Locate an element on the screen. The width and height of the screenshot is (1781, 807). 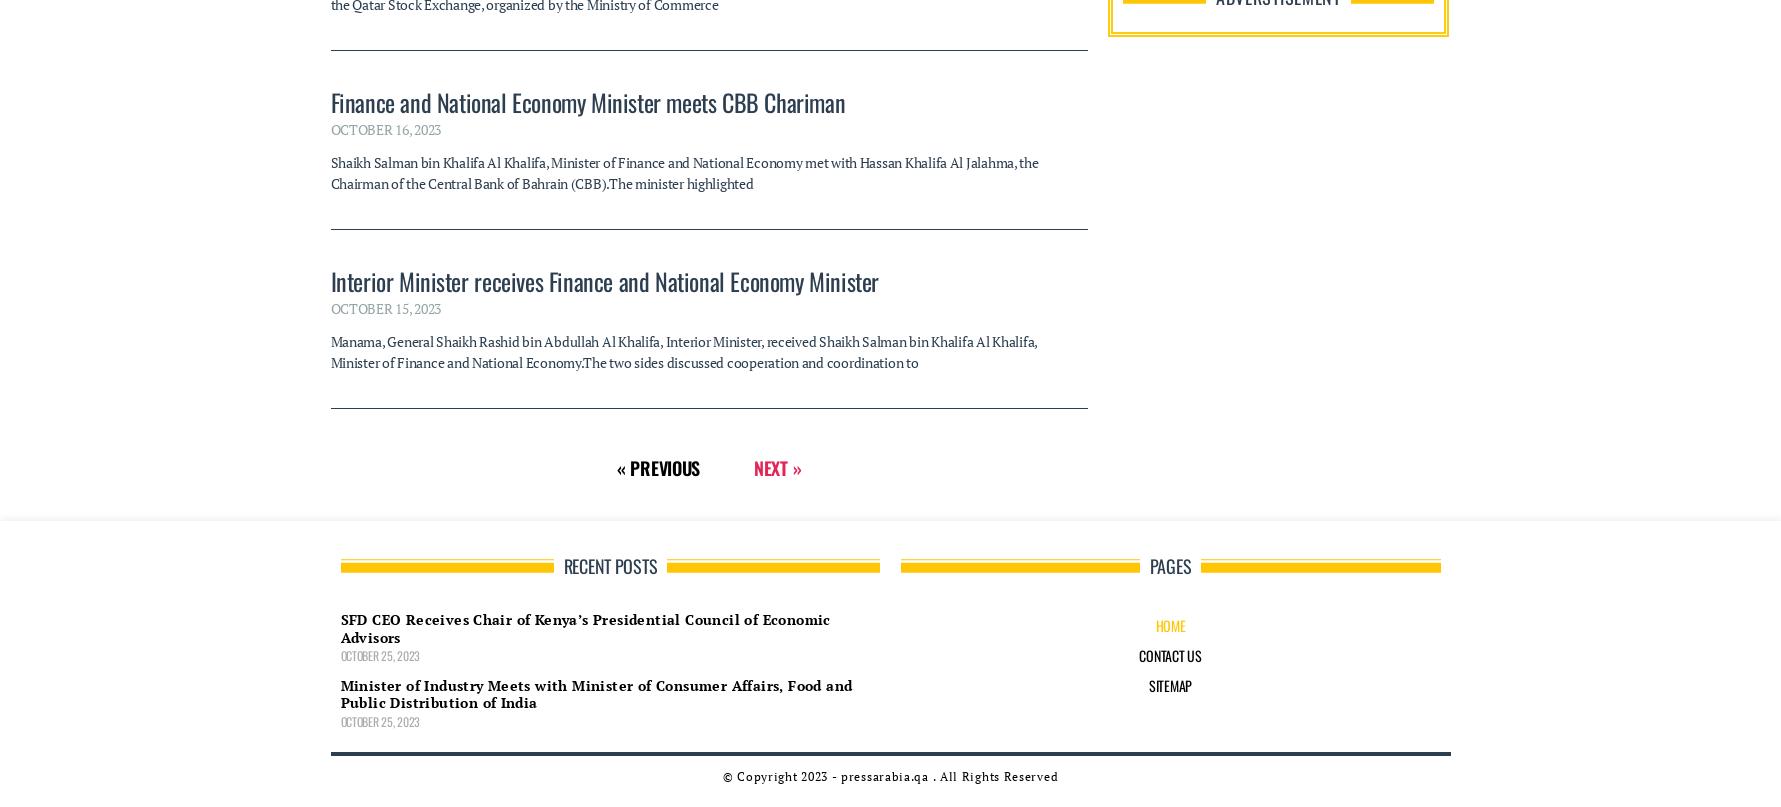
'Recent Posts' is located at coordinates (608, 176).